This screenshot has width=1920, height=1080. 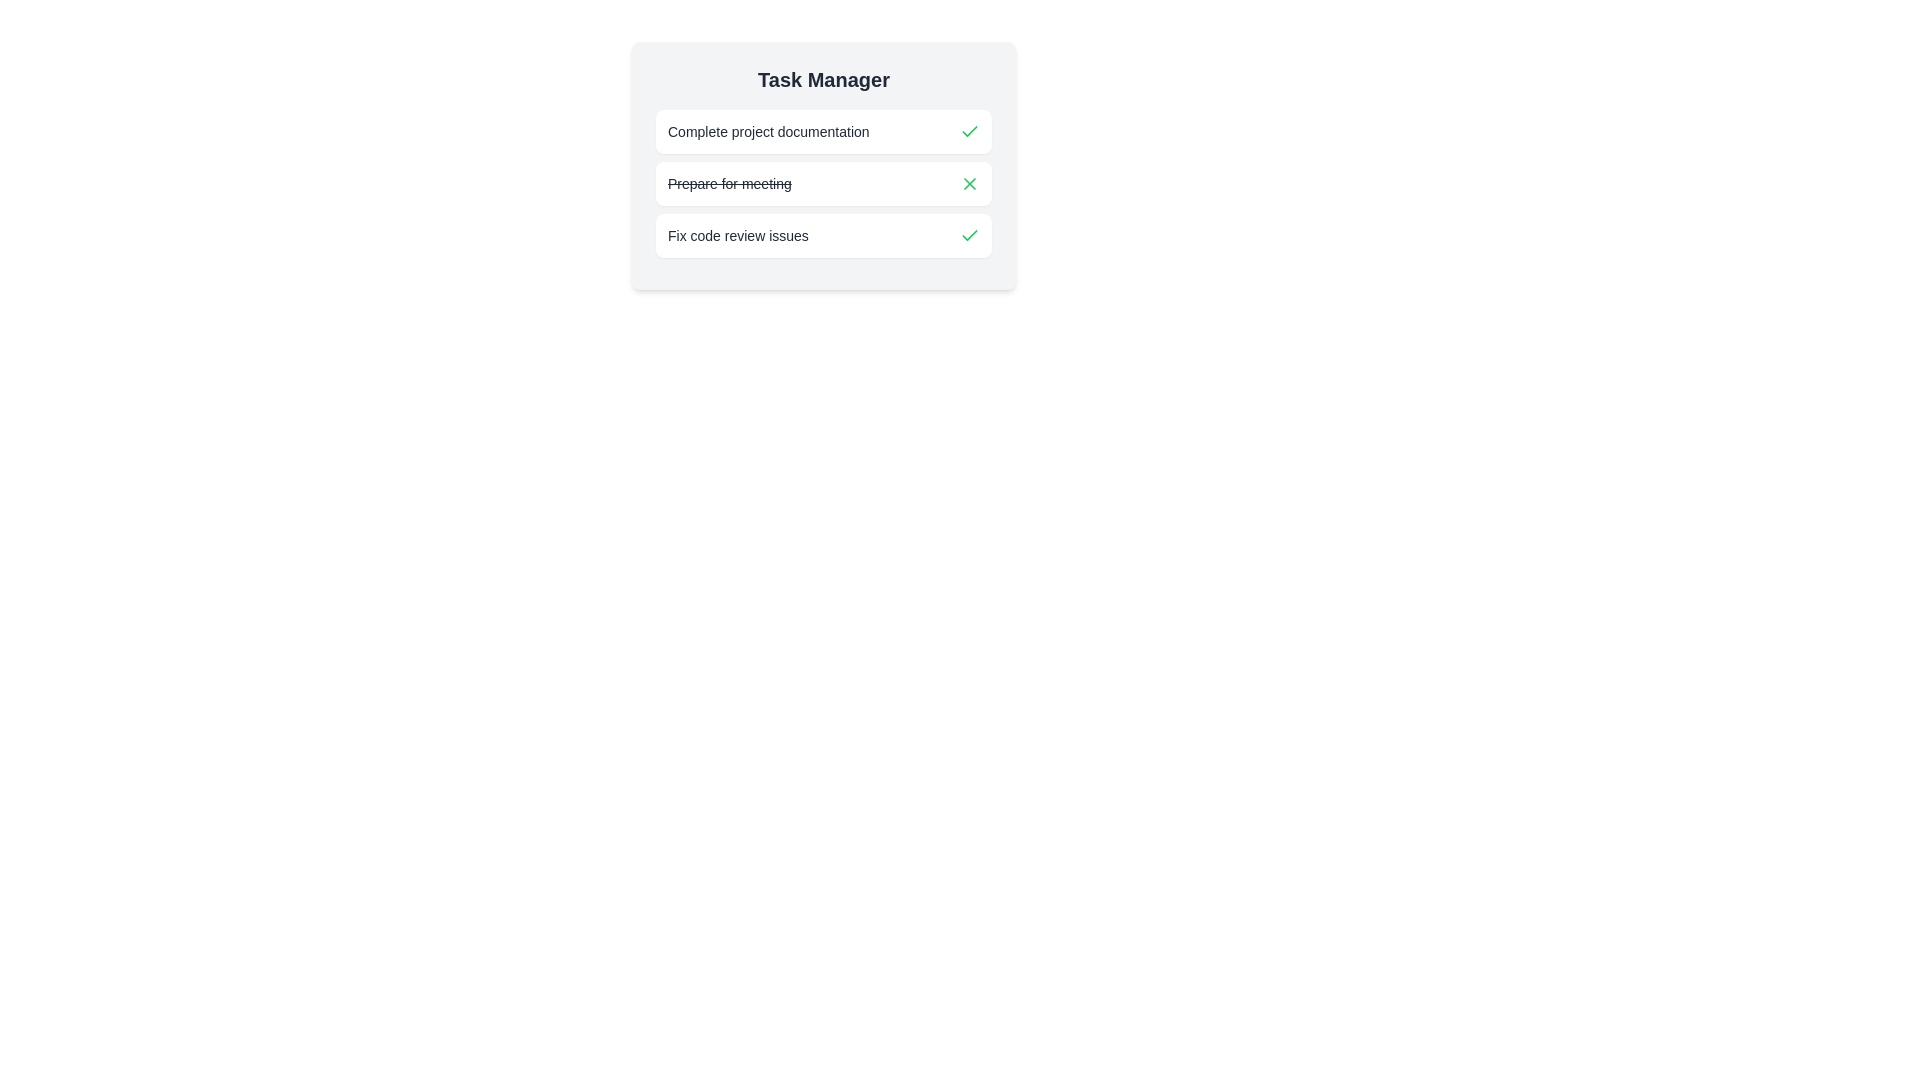 I want to click on text label indicating the task's description located in the third task item of the task manager interface, so click(x=737, y=234).